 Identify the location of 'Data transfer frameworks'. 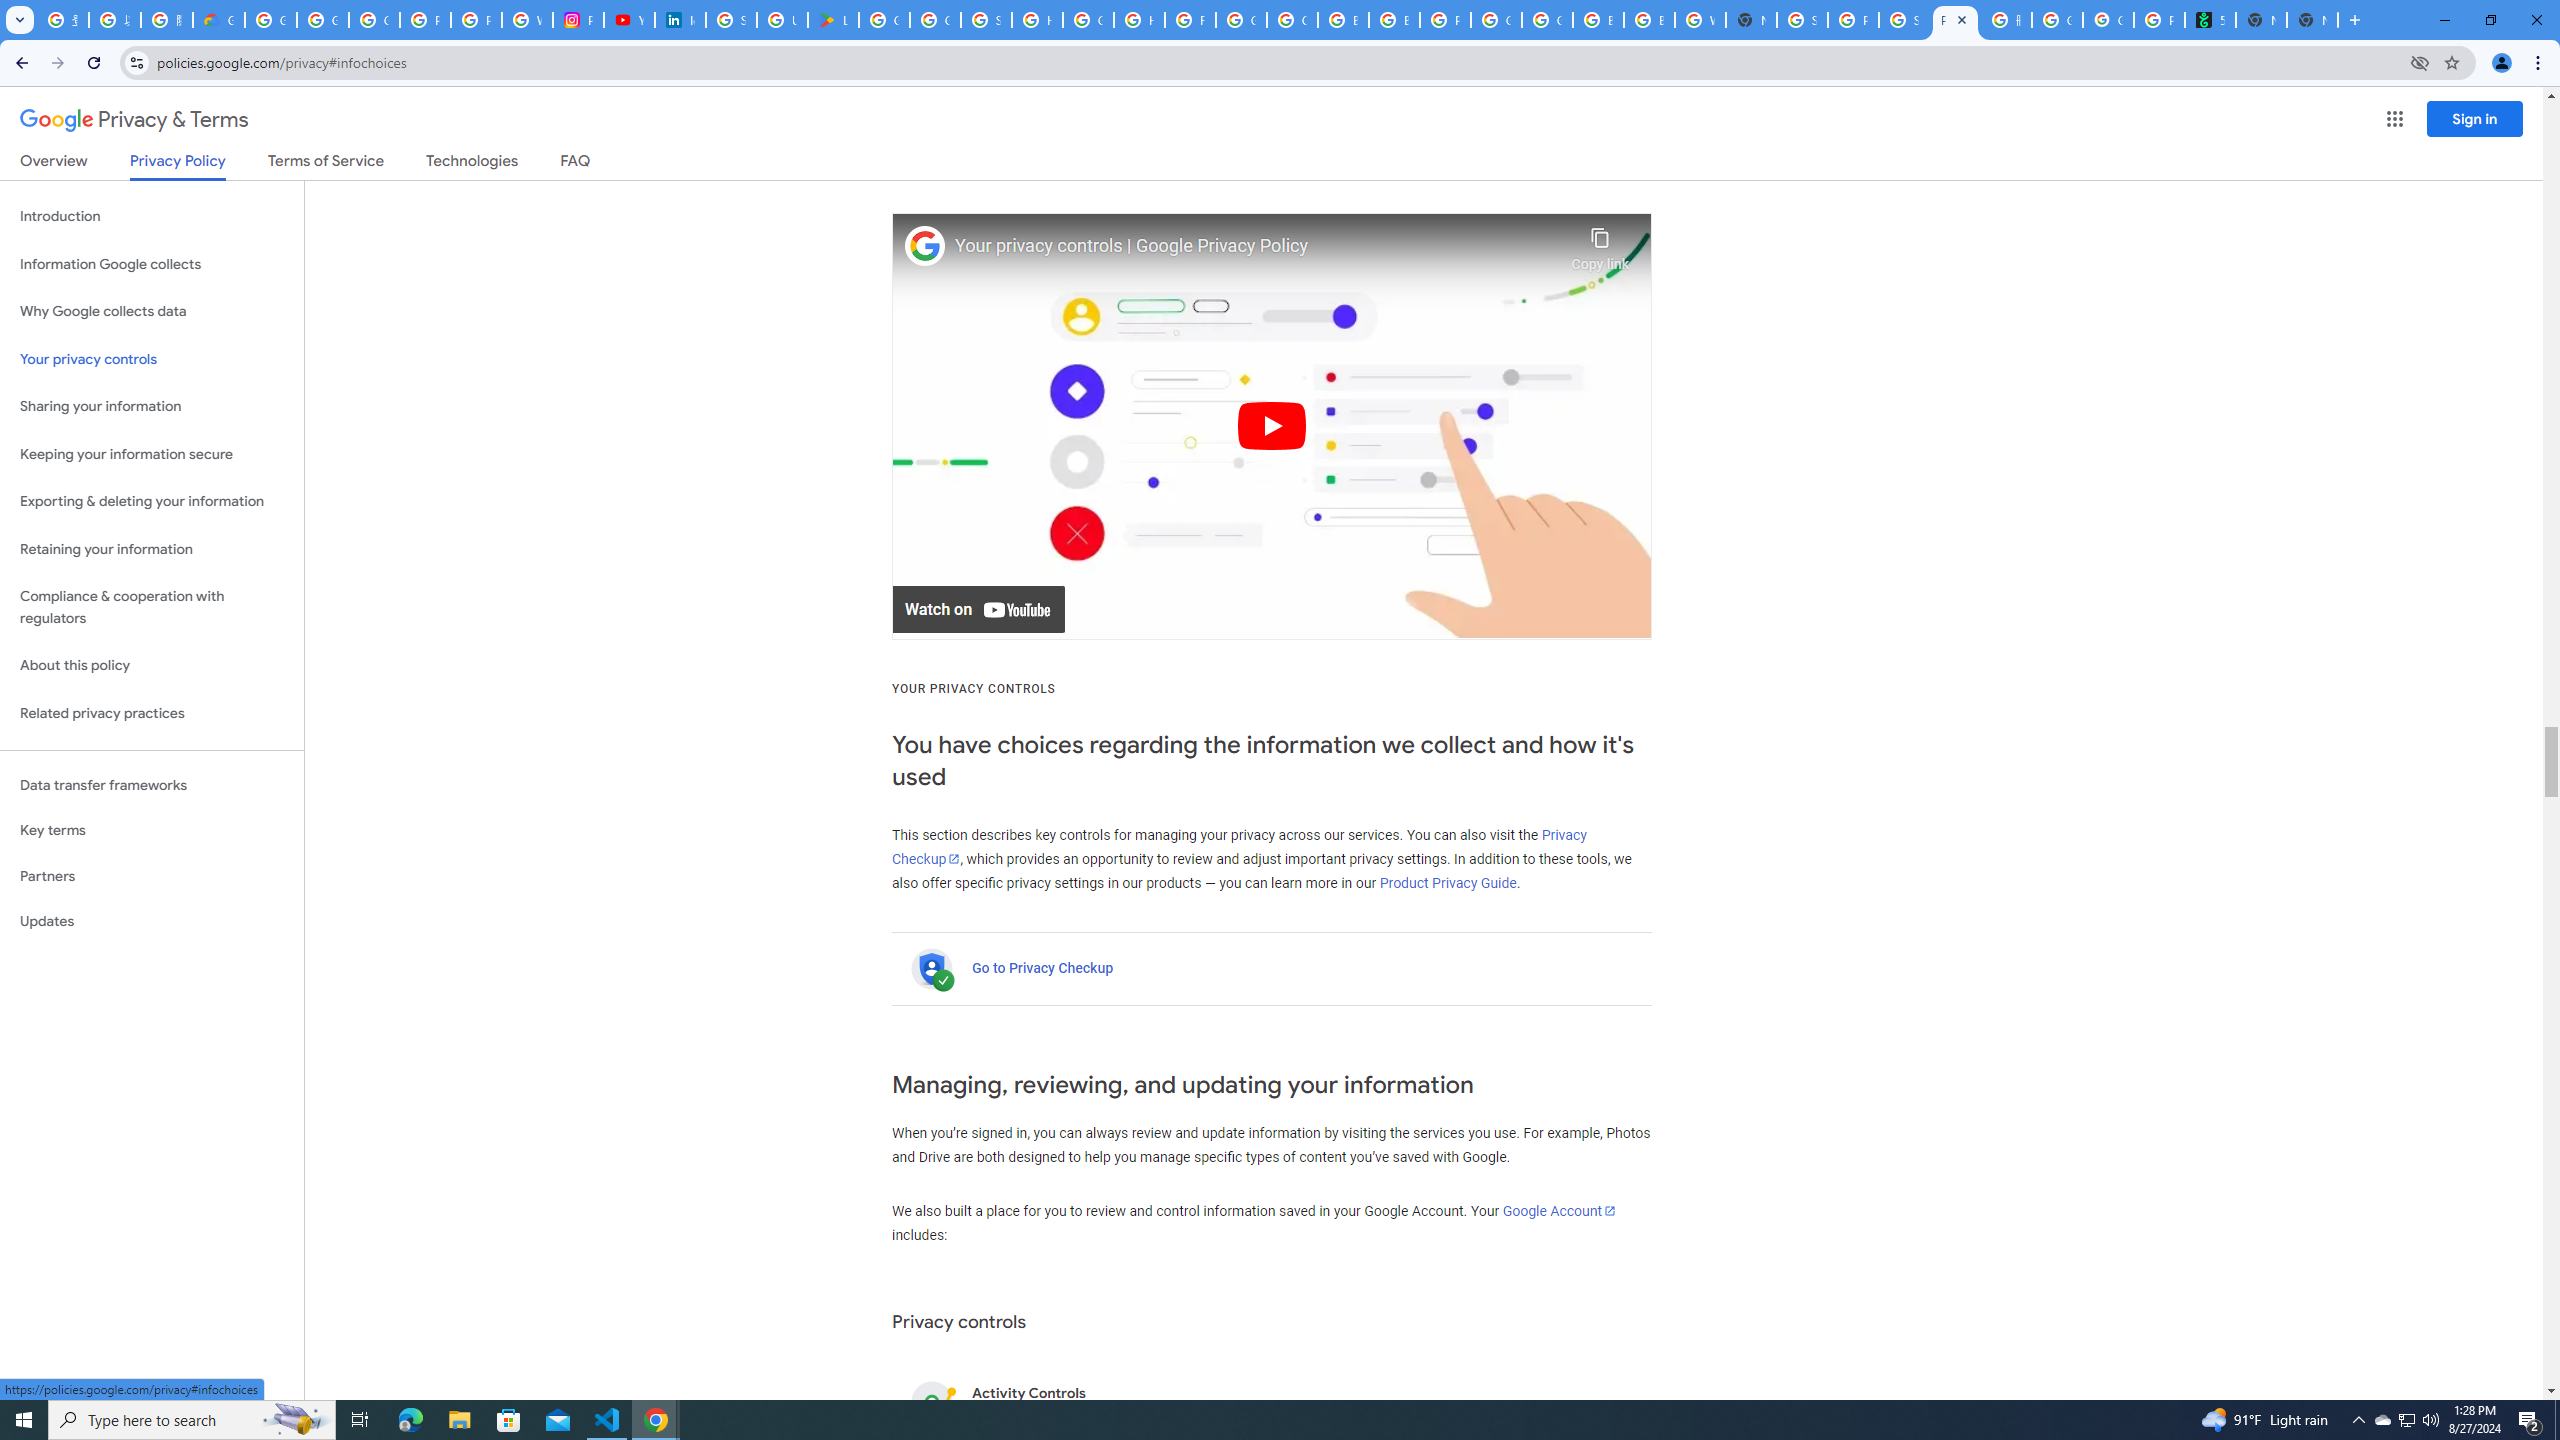
(151, 785).